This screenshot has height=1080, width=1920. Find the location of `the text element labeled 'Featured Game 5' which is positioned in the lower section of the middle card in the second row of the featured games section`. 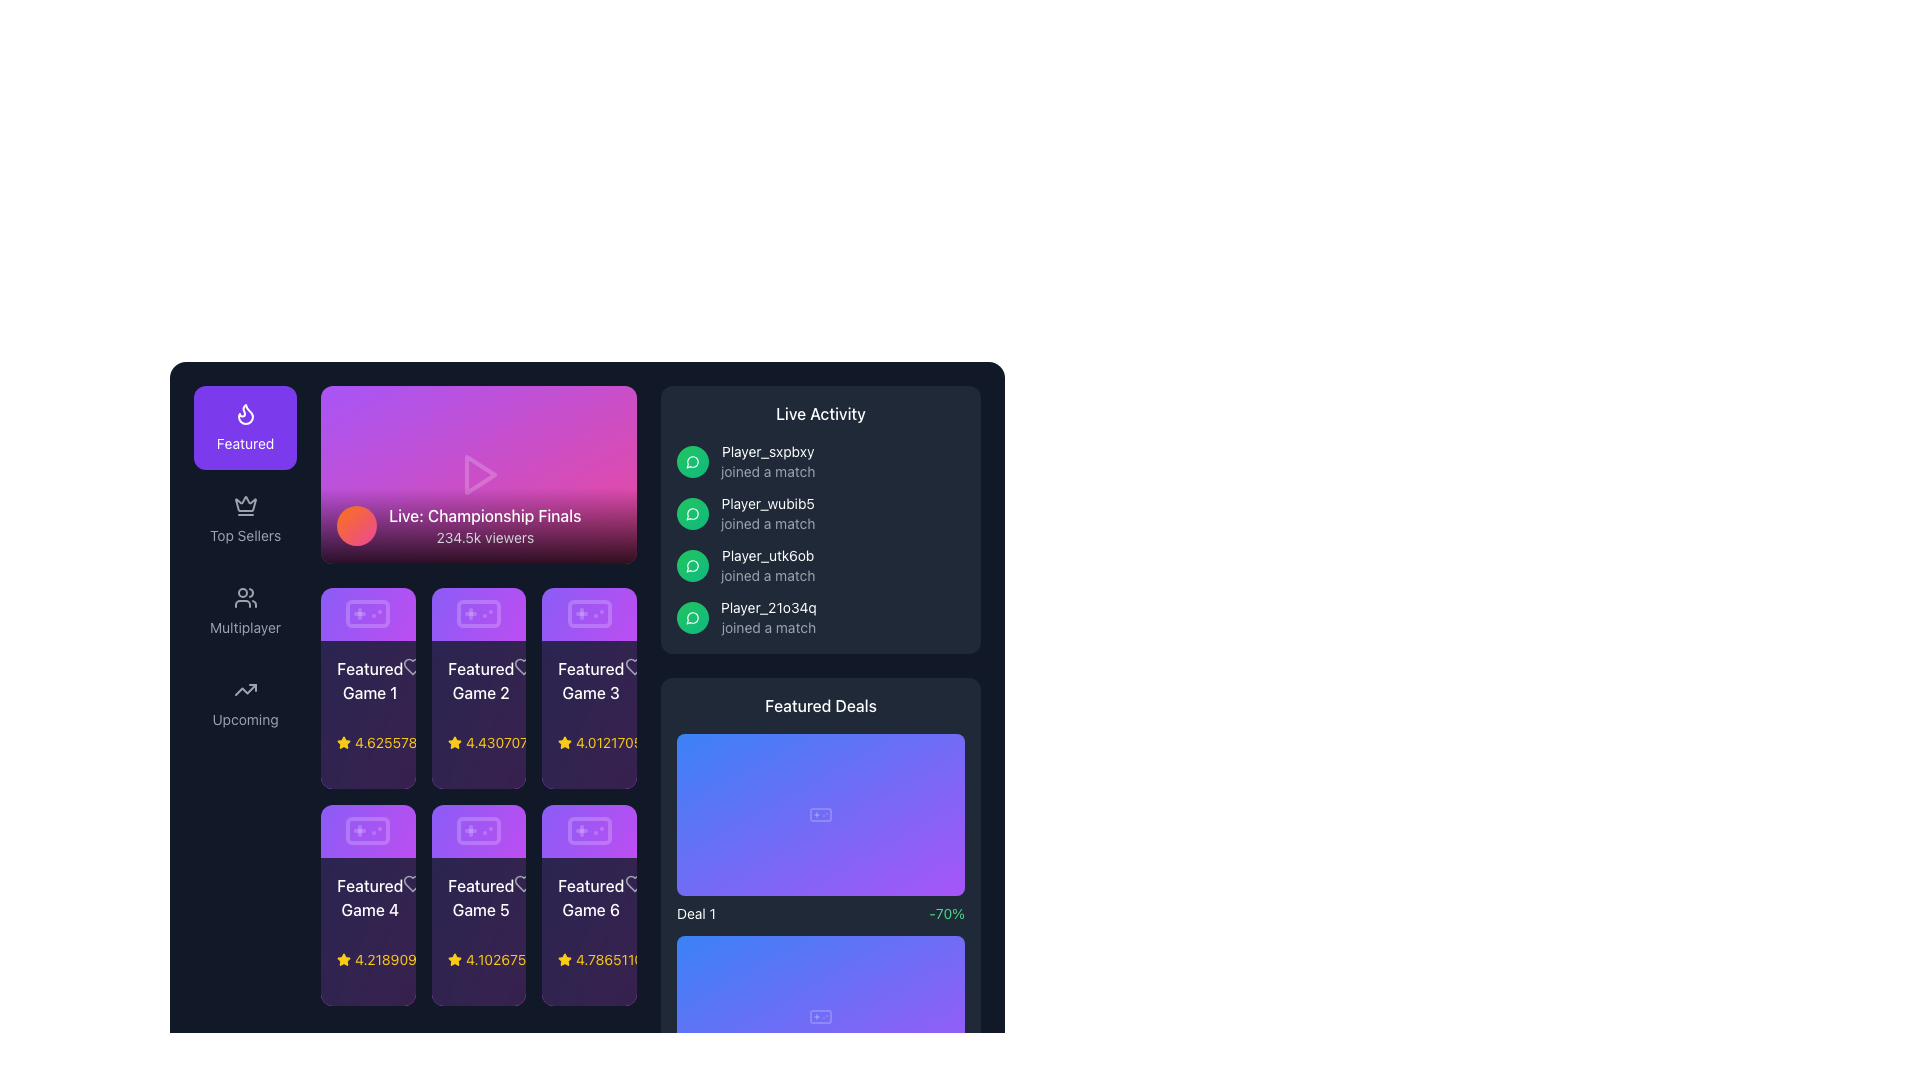

the text element labeled 'Featured Game 5' which is positioned in the lower section of the middle card in the second row of the featured games section is located at coordinates (478, 897).